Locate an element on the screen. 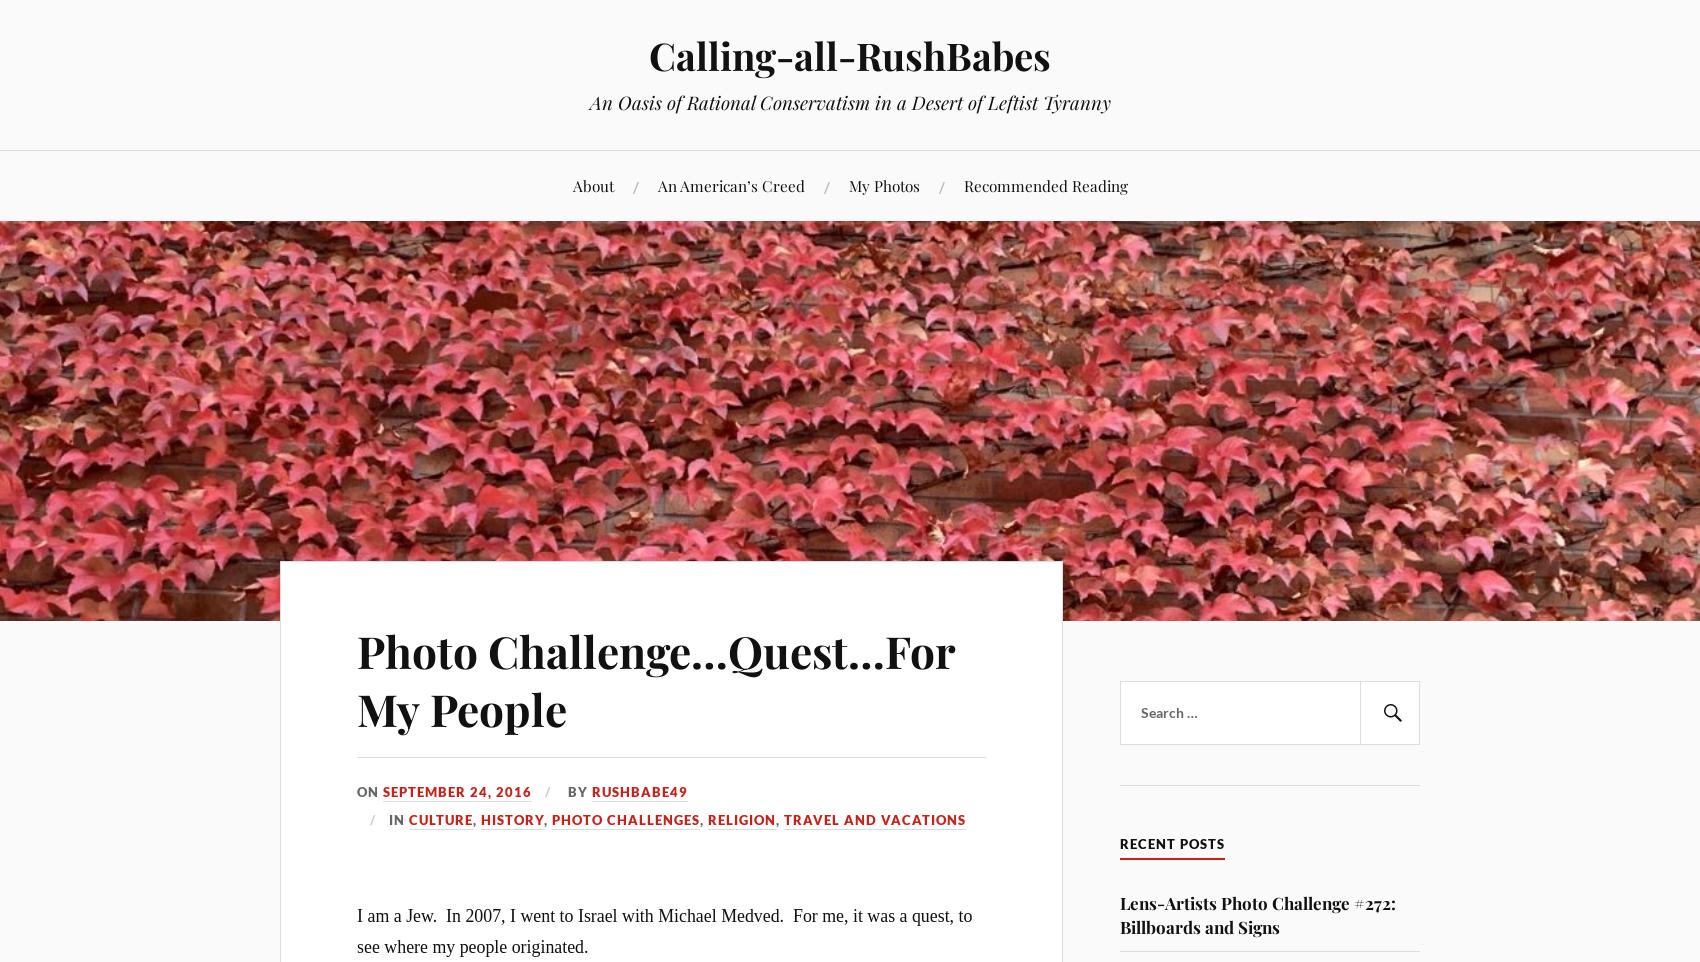 This screenshot has width=1700, height=962. 'September 24, 2016' is located at coordinates (457, 791).